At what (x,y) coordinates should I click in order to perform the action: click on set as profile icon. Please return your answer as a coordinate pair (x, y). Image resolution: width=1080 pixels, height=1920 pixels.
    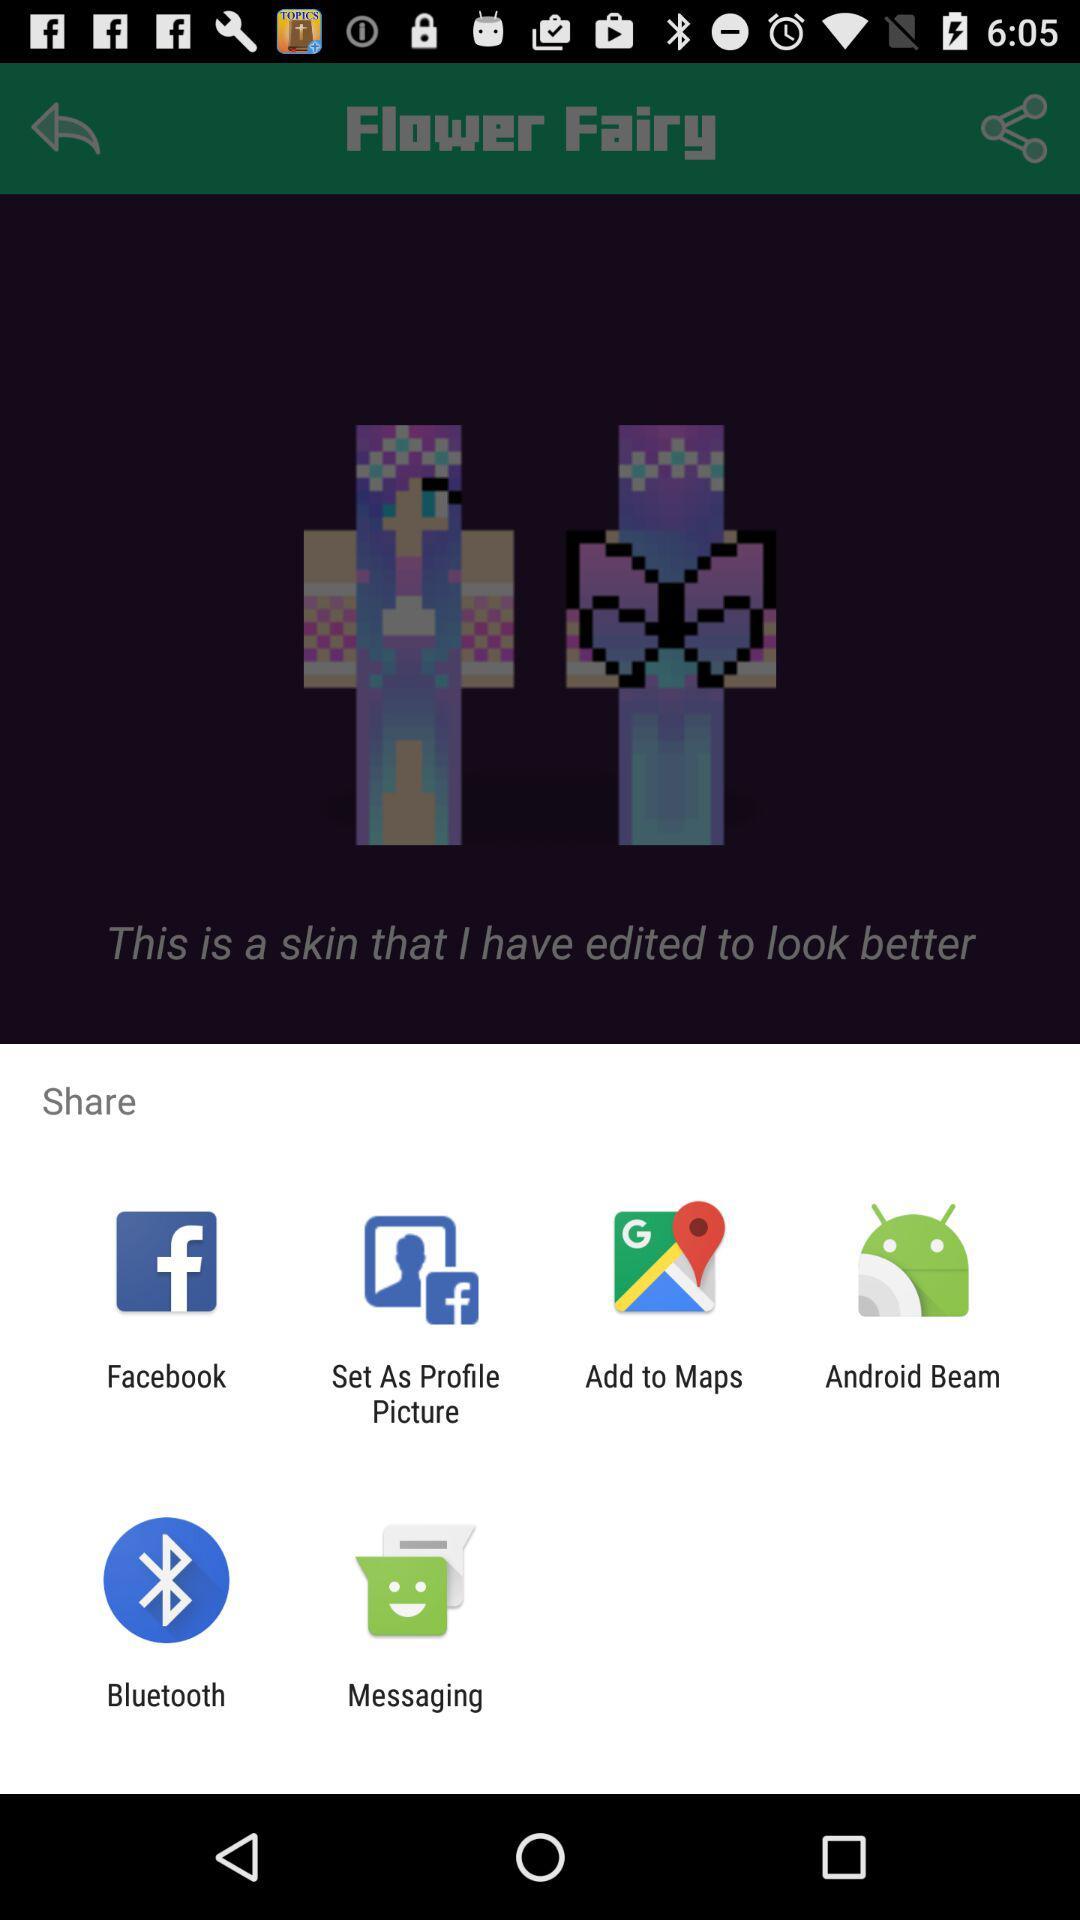
    Looking at the image, I should click on (414, 1392).